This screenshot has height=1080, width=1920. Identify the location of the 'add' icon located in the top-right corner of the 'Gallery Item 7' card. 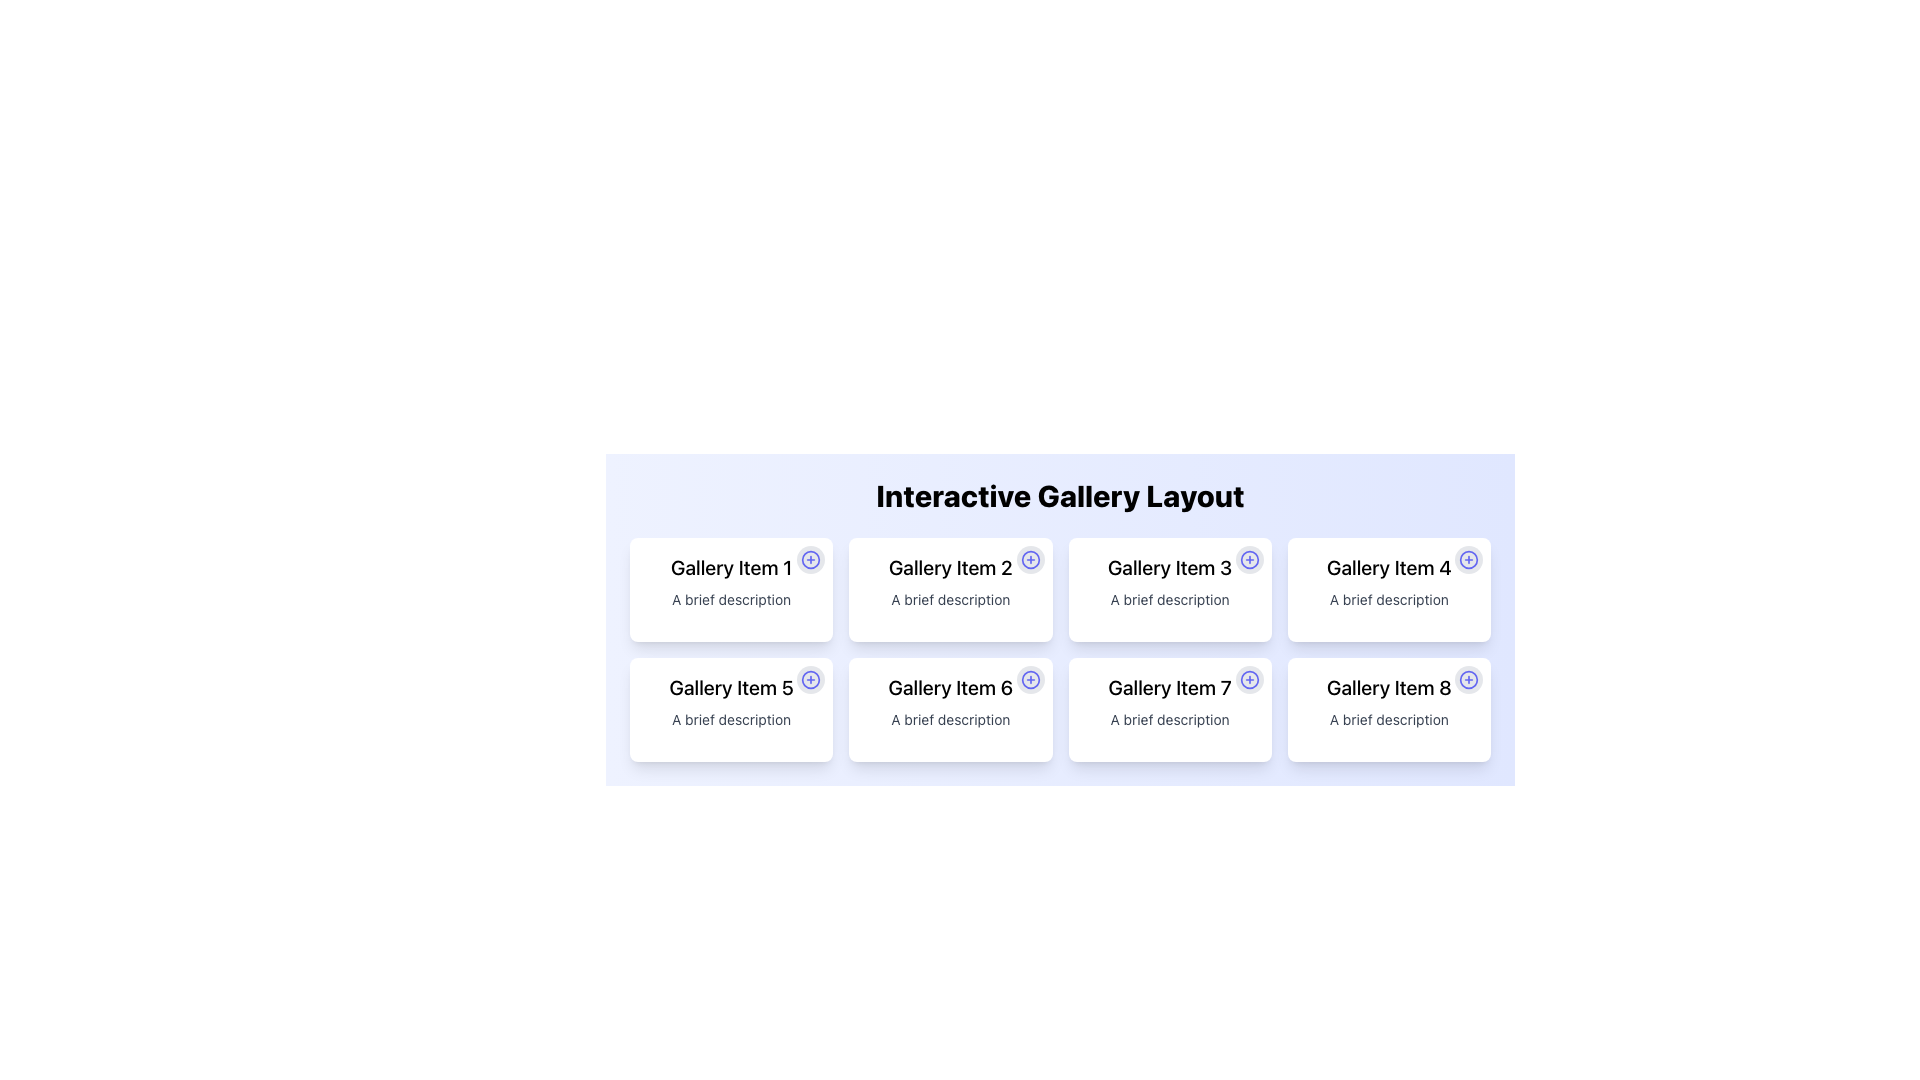
(1248, 678).